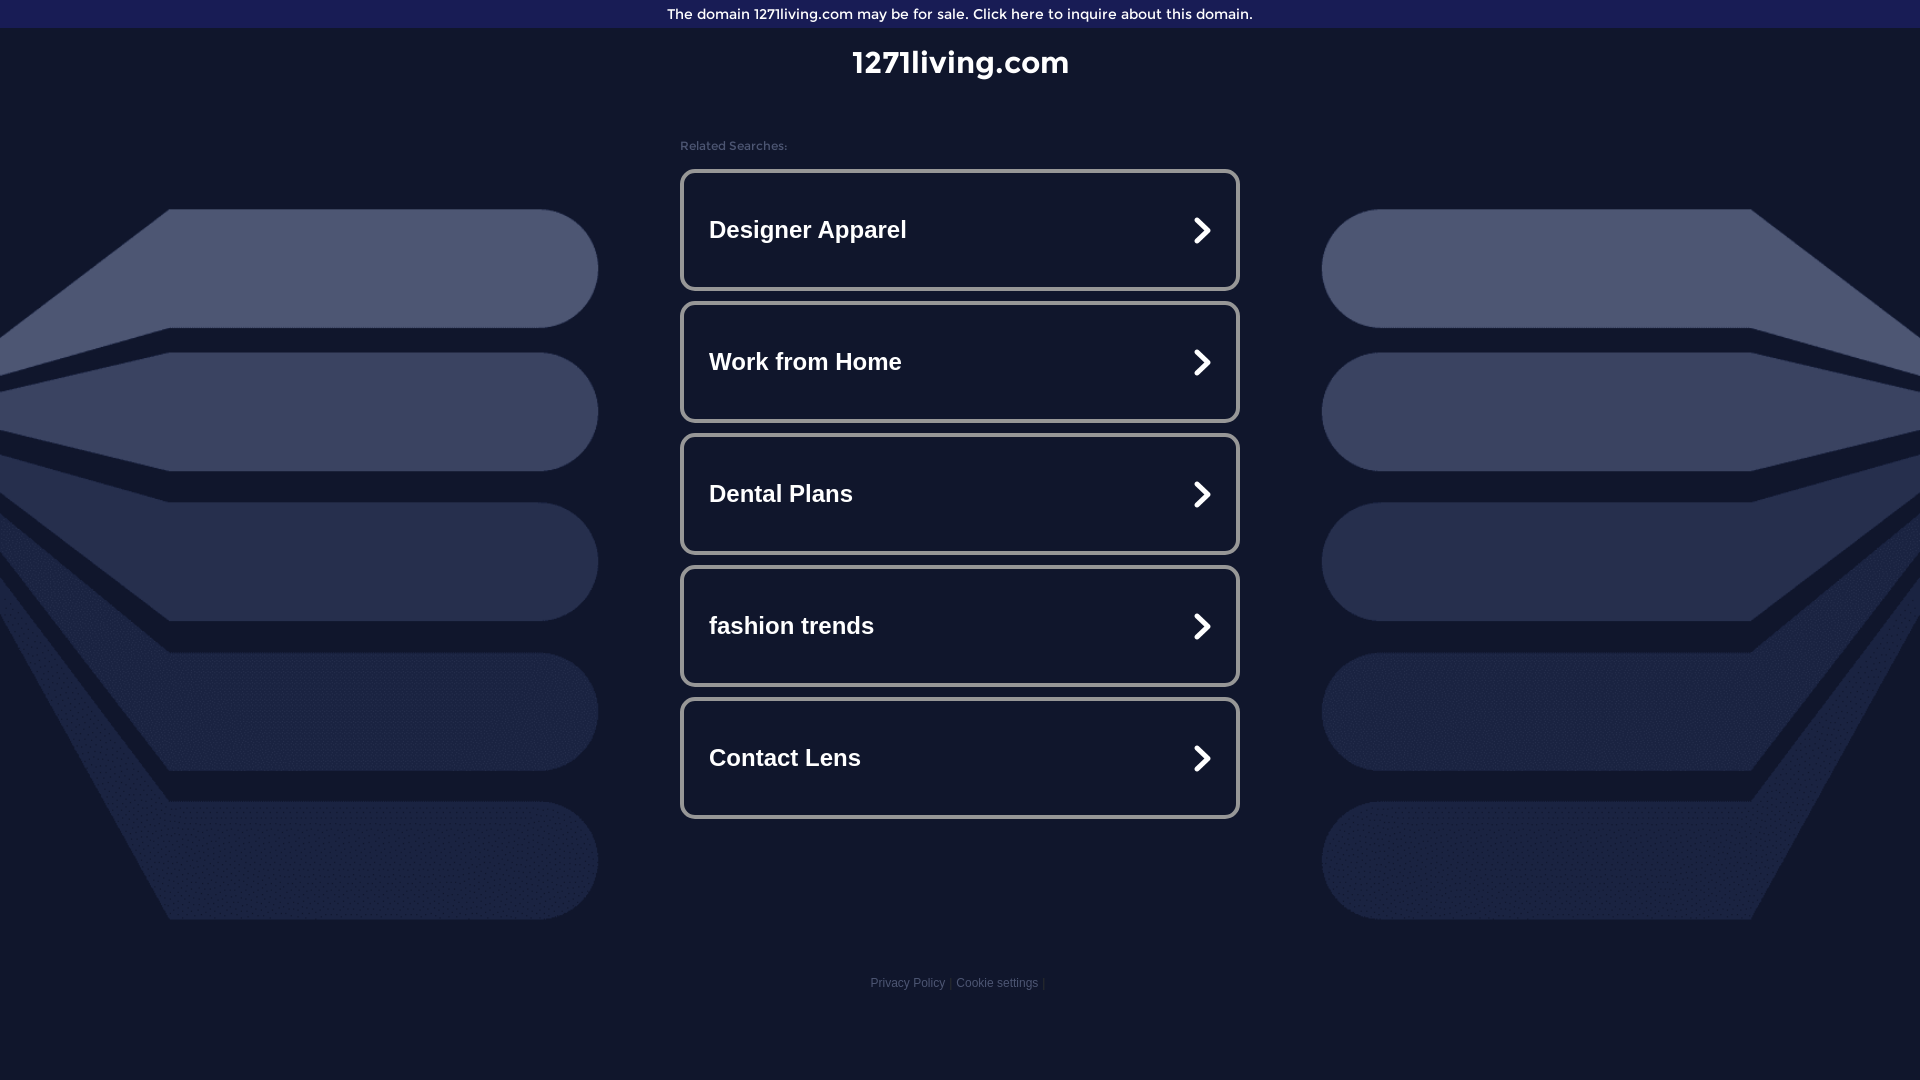 The image size is (1920, 1080). What do you see at coordinates (997, 982) in the screenshot?
I see `'Cookie settings'` at bounding box center [997, 982].